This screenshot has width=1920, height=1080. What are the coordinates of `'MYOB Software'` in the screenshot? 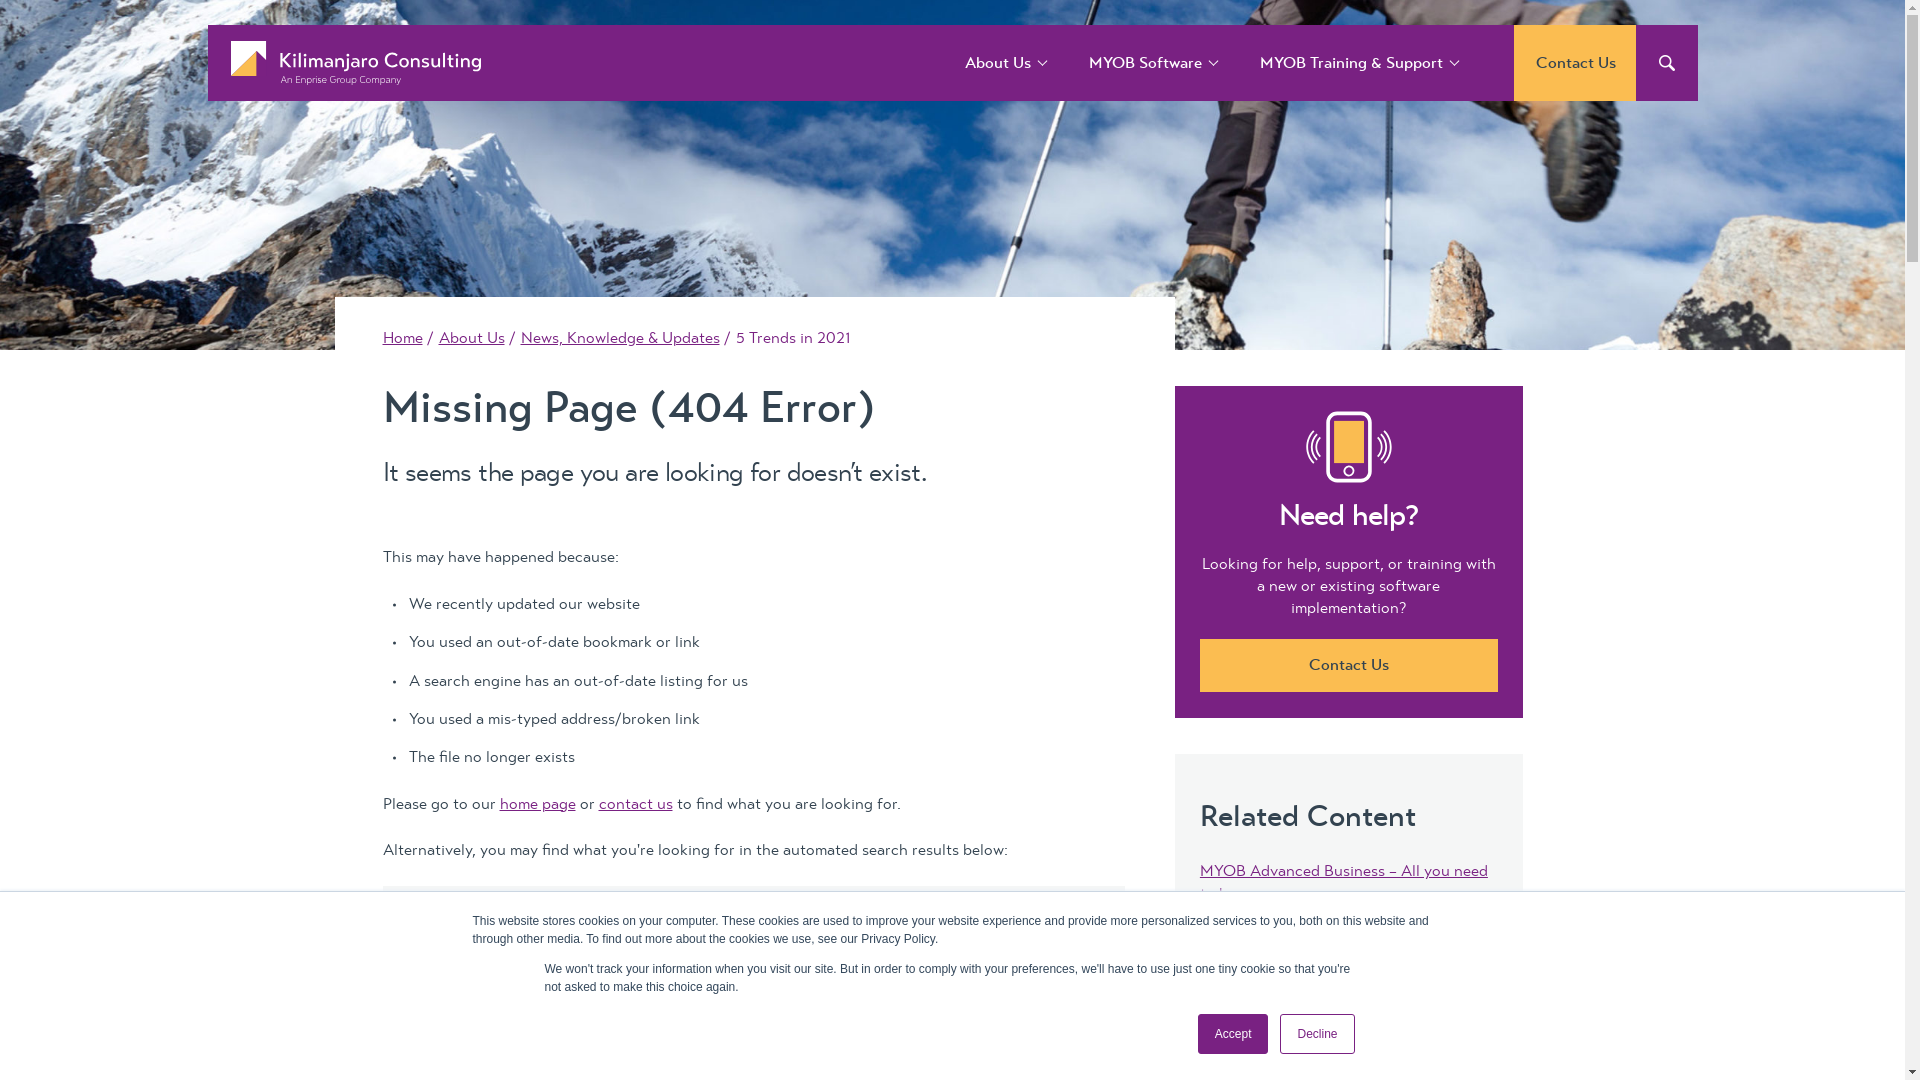 It's located at (1145, 61).